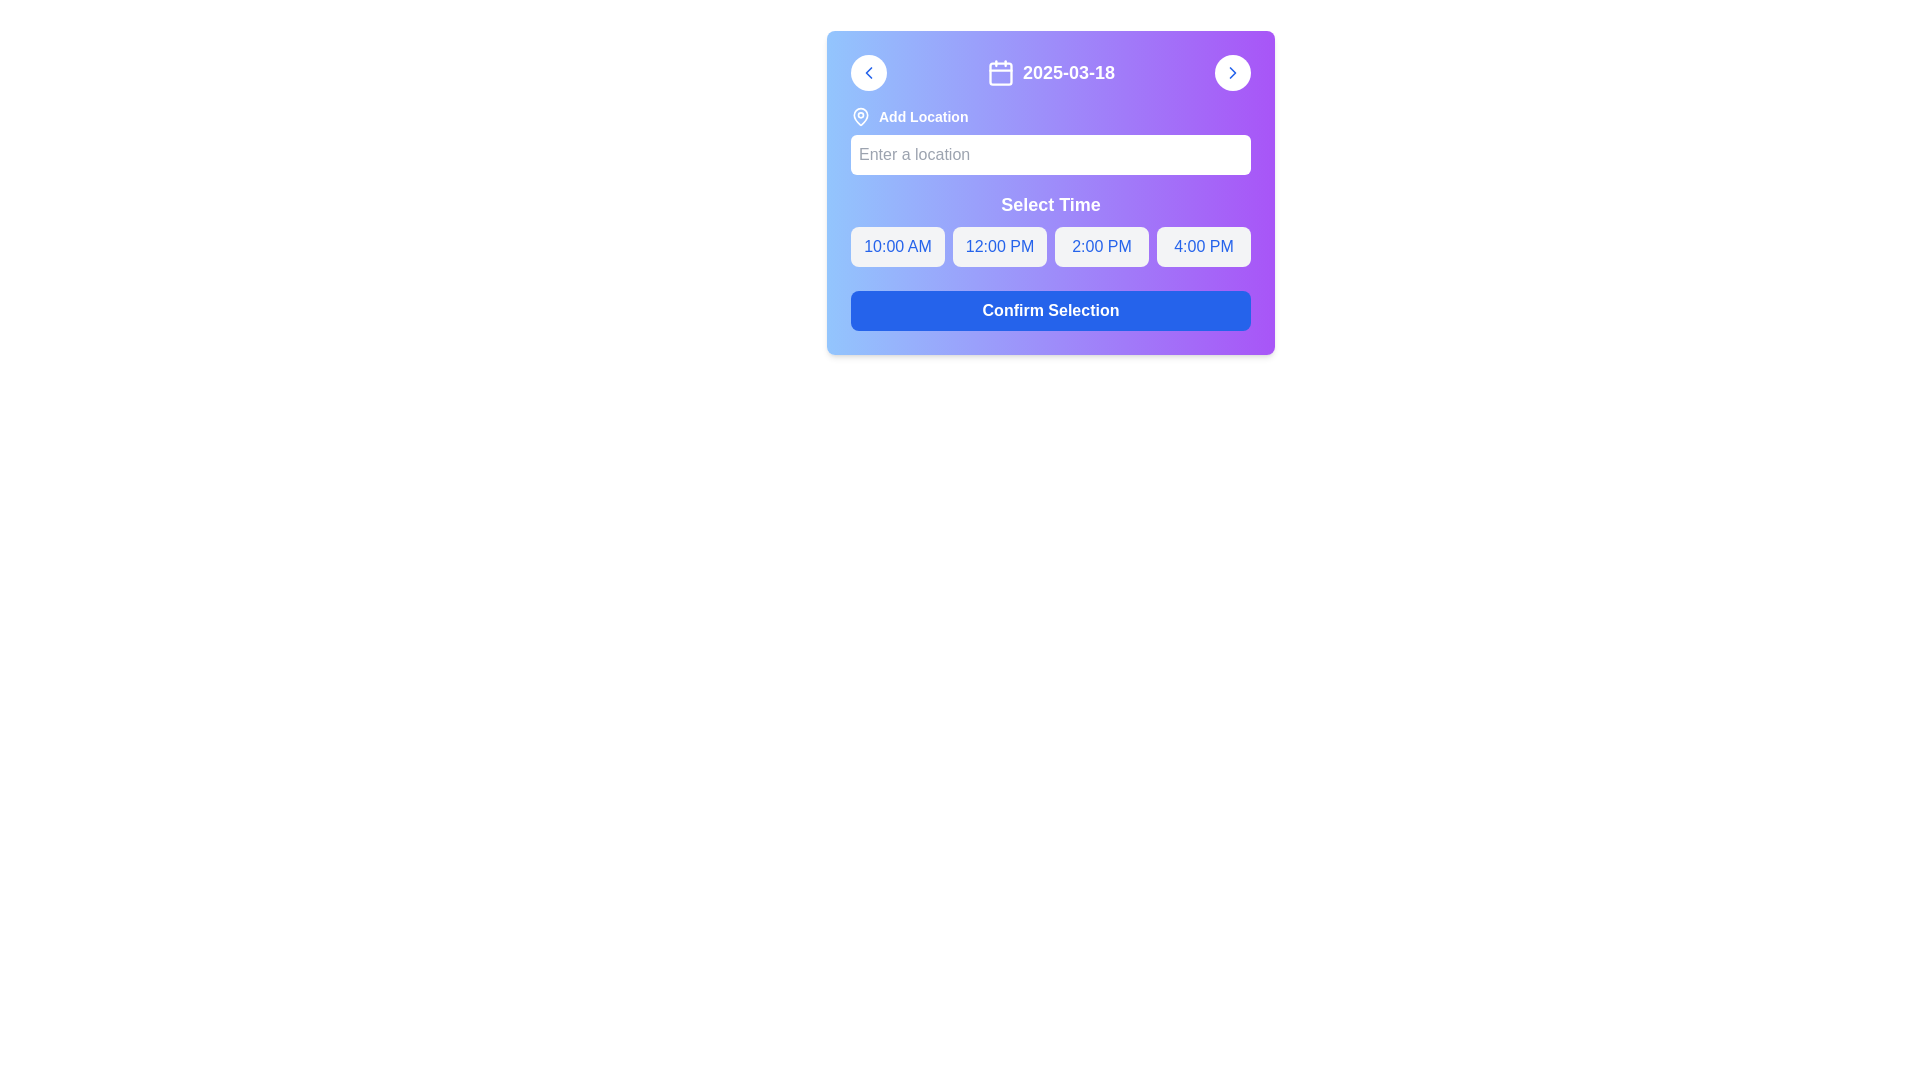 Image resolution: width=1920 pixels, height=1080 pixels. Describe the element at coordinates (860, 116) in the screenshot. I see `the 'Add Location' icon which is located to the left of the 'Add Location' text in the modal` at that location.